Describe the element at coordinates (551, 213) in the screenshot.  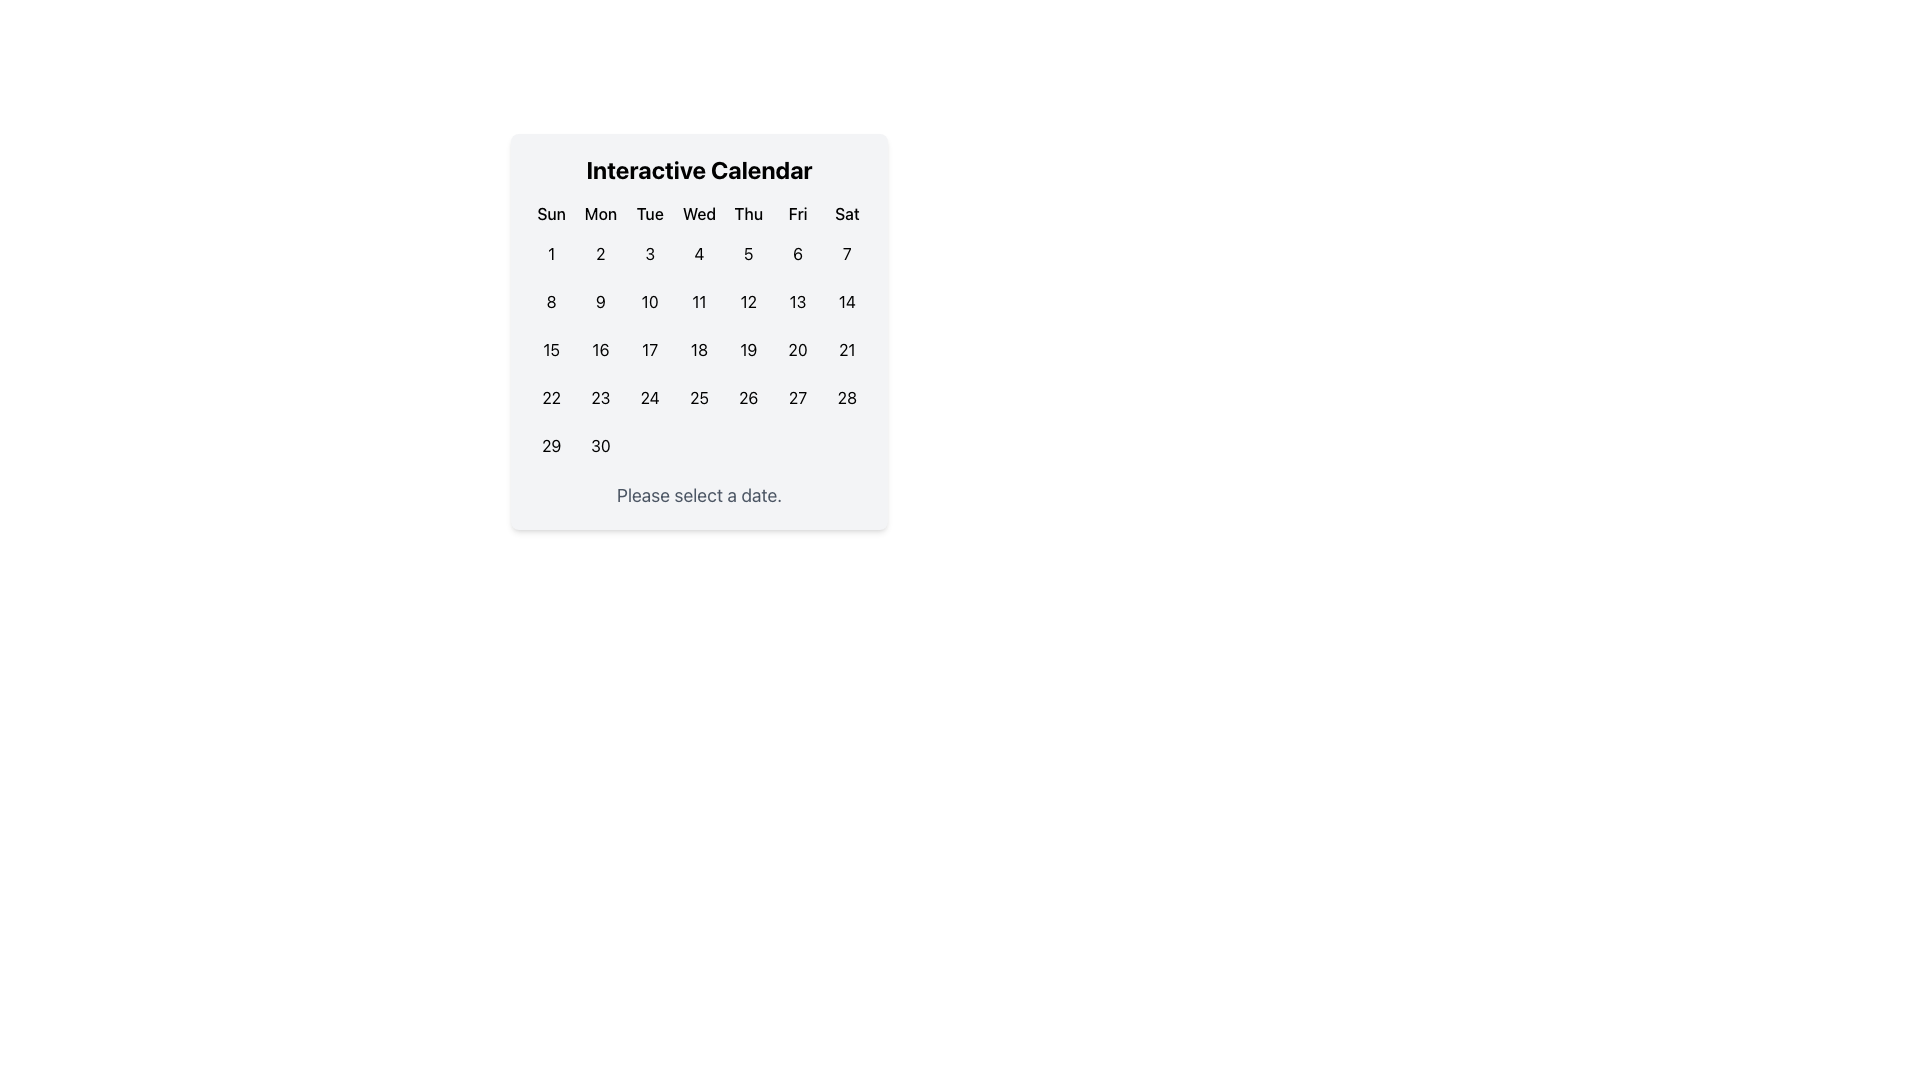
I see `the 'Sun' text label, which is the first item in the sequence of days of the week at the top left of the calendar interface` at that location.